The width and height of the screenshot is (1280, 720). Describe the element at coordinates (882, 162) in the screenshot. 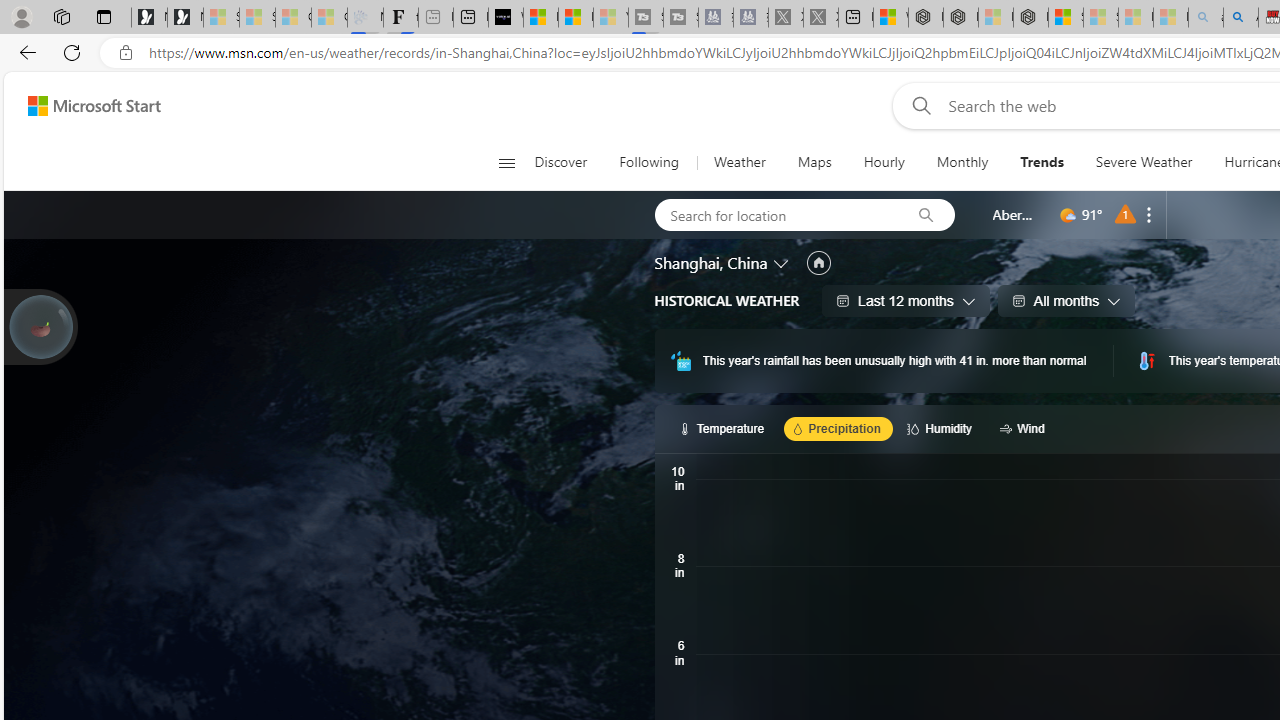

I see `'Hourly'` at that location.